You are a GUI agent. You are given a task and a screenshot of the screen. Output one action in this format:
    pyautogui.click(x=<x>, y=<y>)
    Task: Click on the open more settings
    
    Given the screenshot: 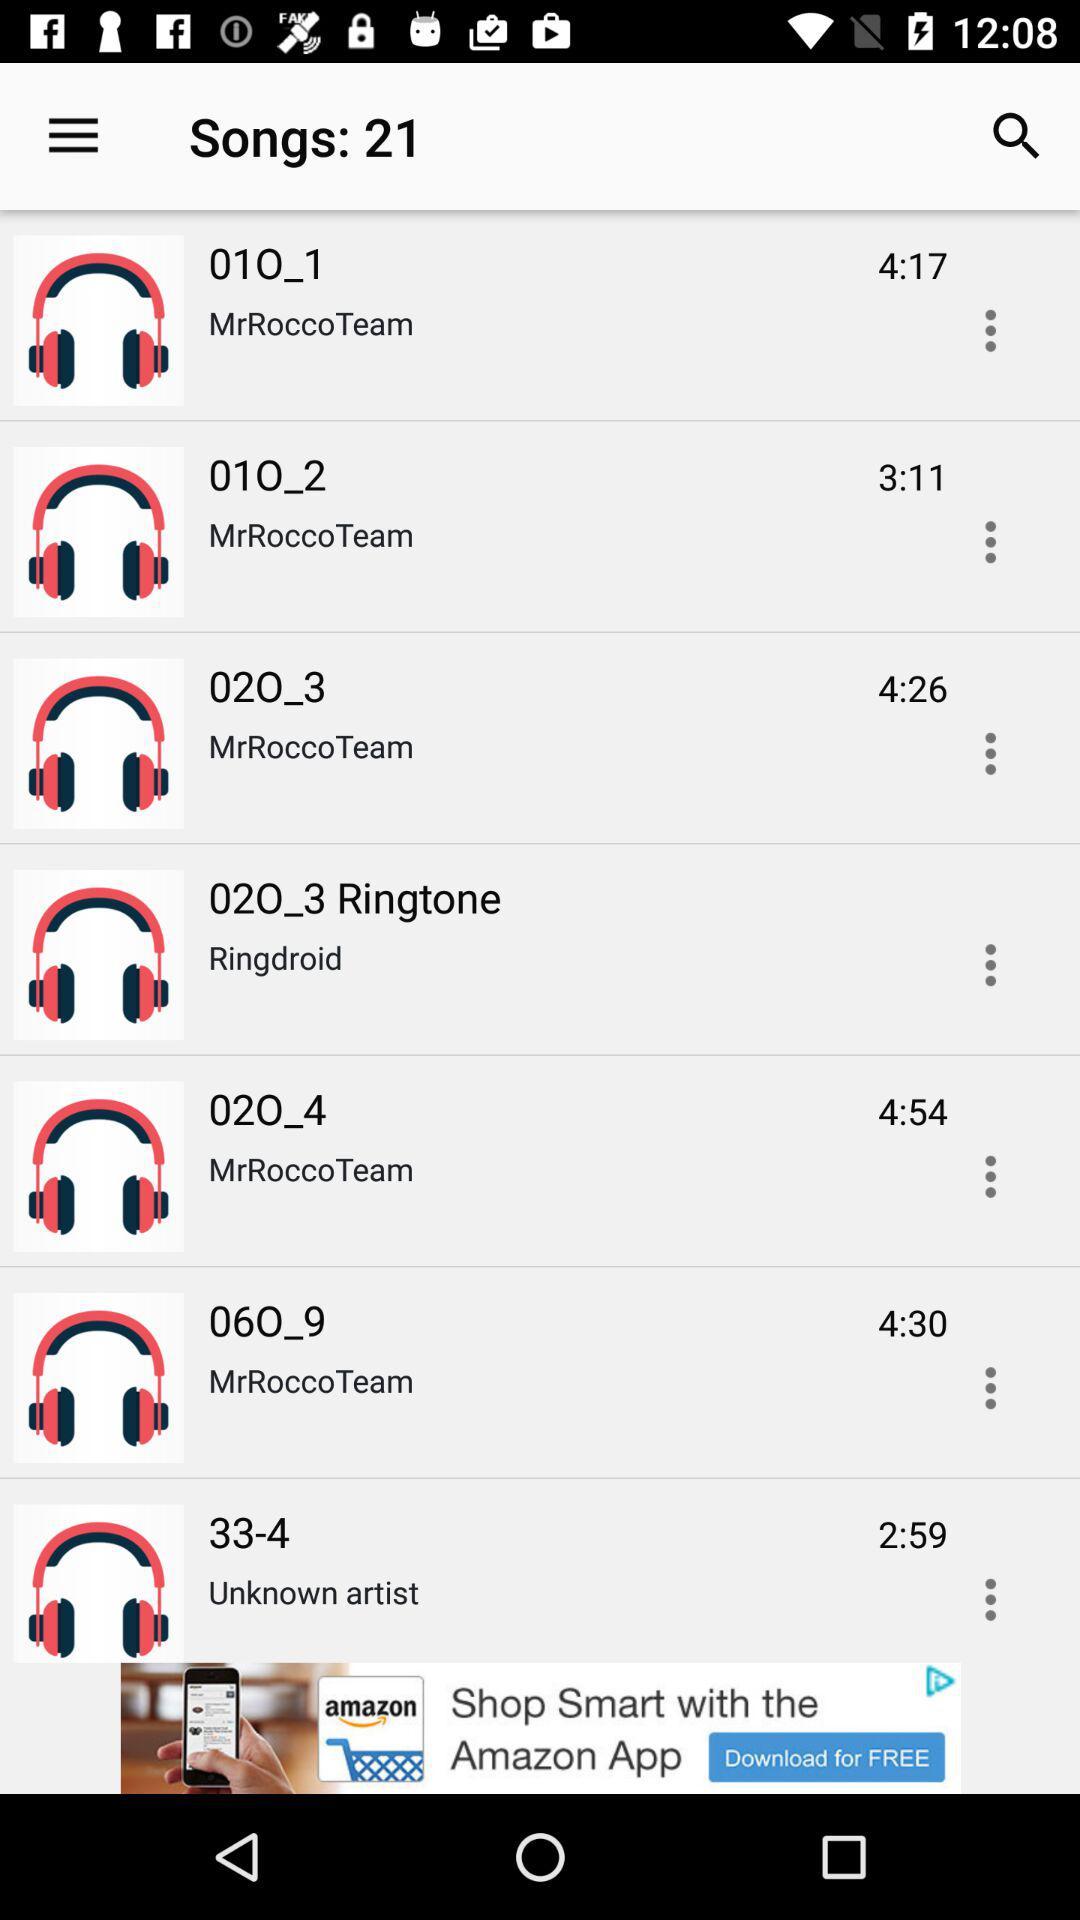 What is the action you would take?
    pyautogui.click(x=990, y=1592)
    